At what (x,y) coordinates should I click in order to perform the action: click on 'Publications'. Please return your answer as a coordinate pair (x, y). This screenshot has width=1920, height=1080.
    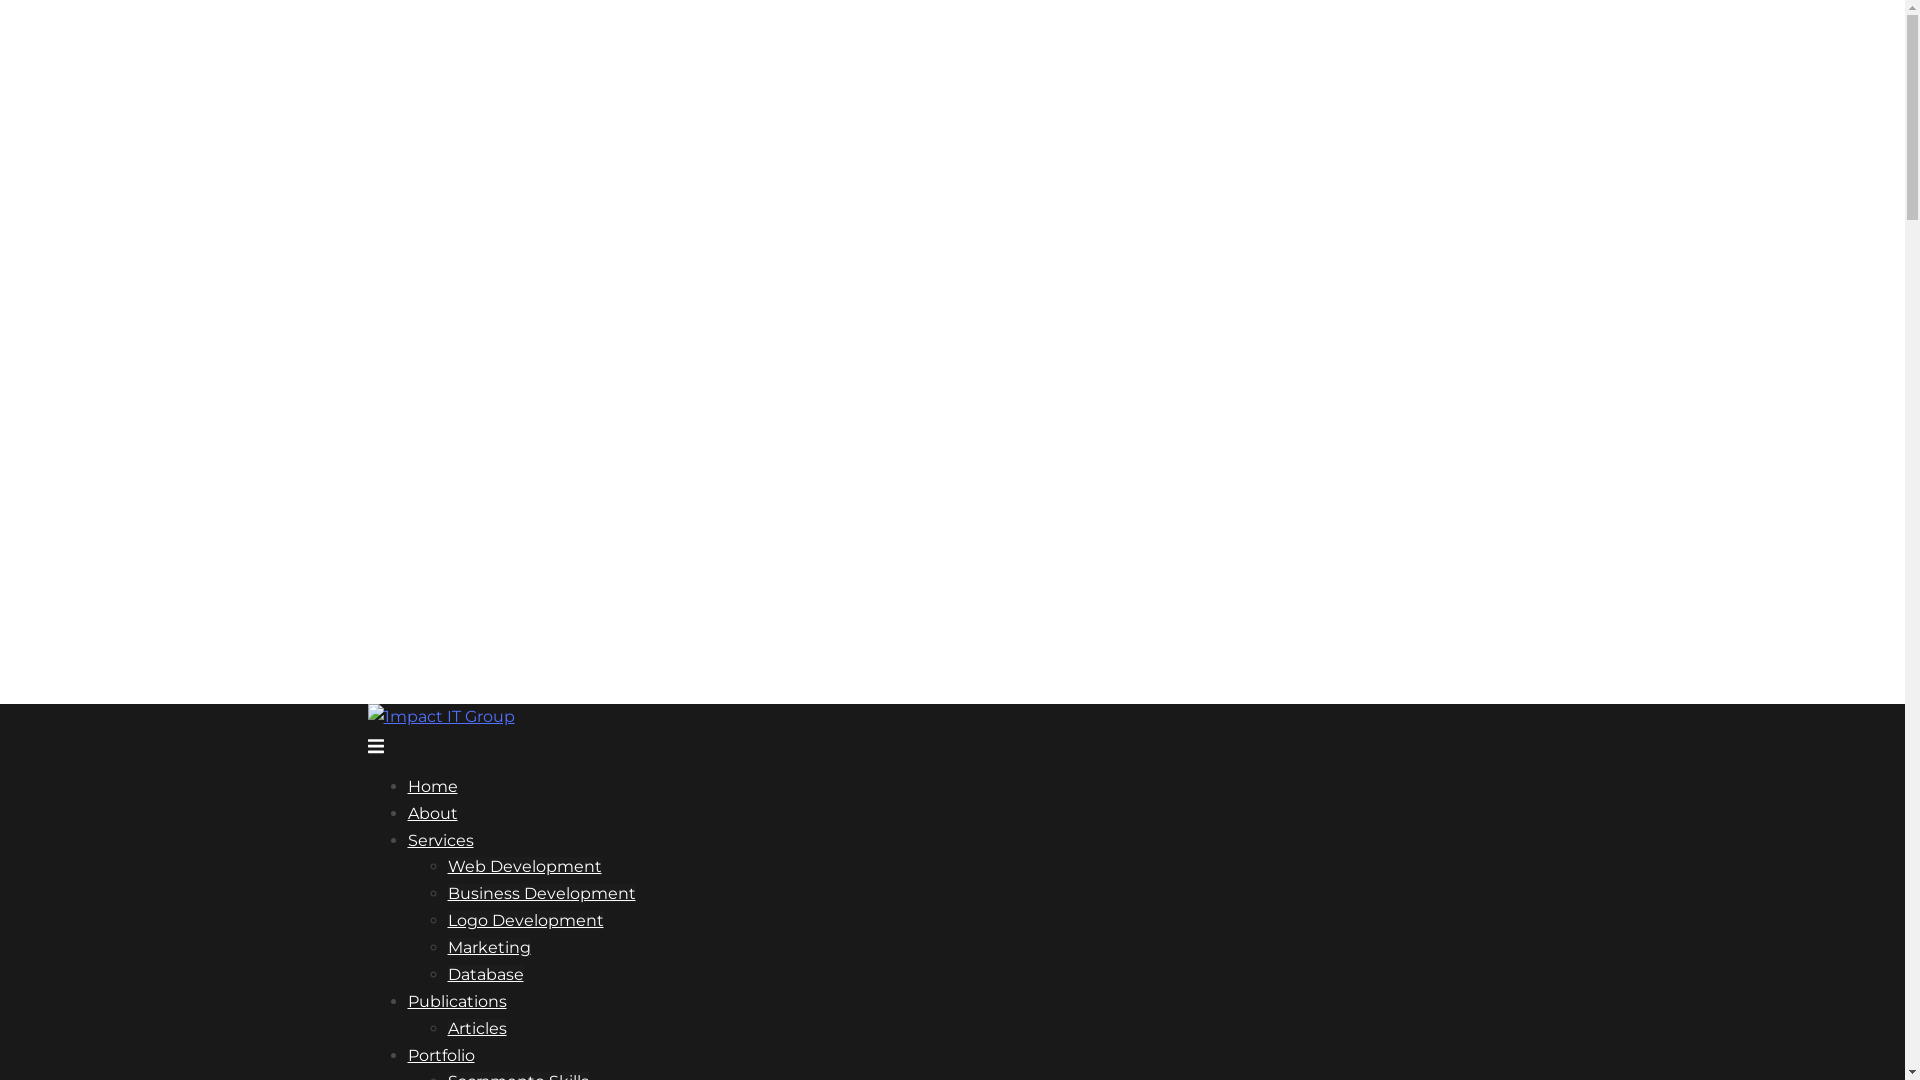
    Looking at the image, I should click on (456, 1001).